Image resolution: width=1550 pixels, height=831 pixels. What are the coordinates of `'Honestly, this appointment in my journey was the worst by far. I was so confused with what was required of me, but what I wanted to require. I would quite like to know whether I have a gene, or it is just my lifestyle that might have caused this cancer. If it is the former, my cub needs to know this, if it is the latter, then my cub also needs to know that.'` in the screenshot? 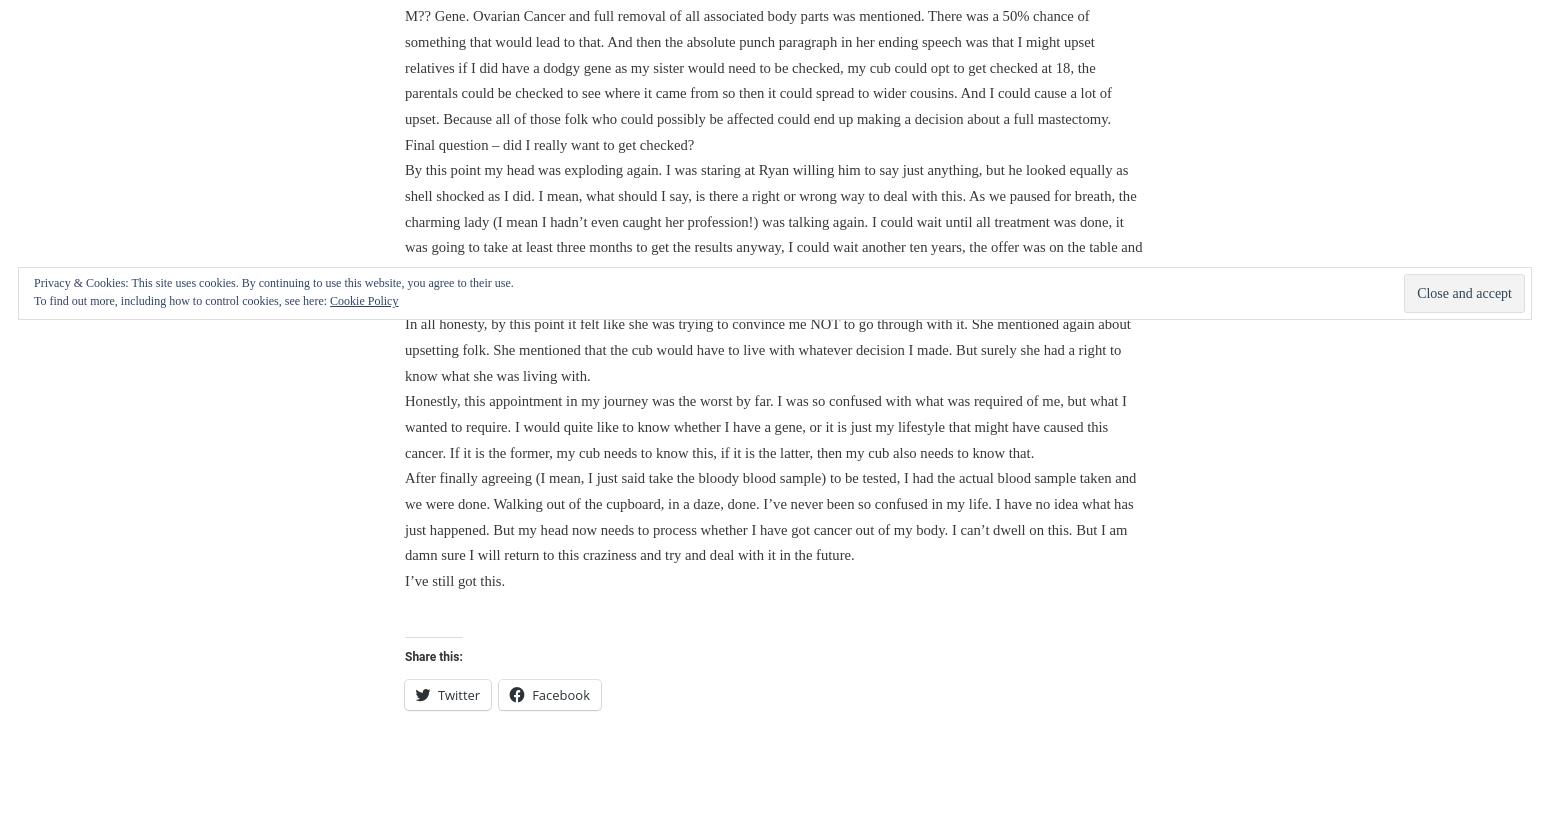 It's located at (765, 425).